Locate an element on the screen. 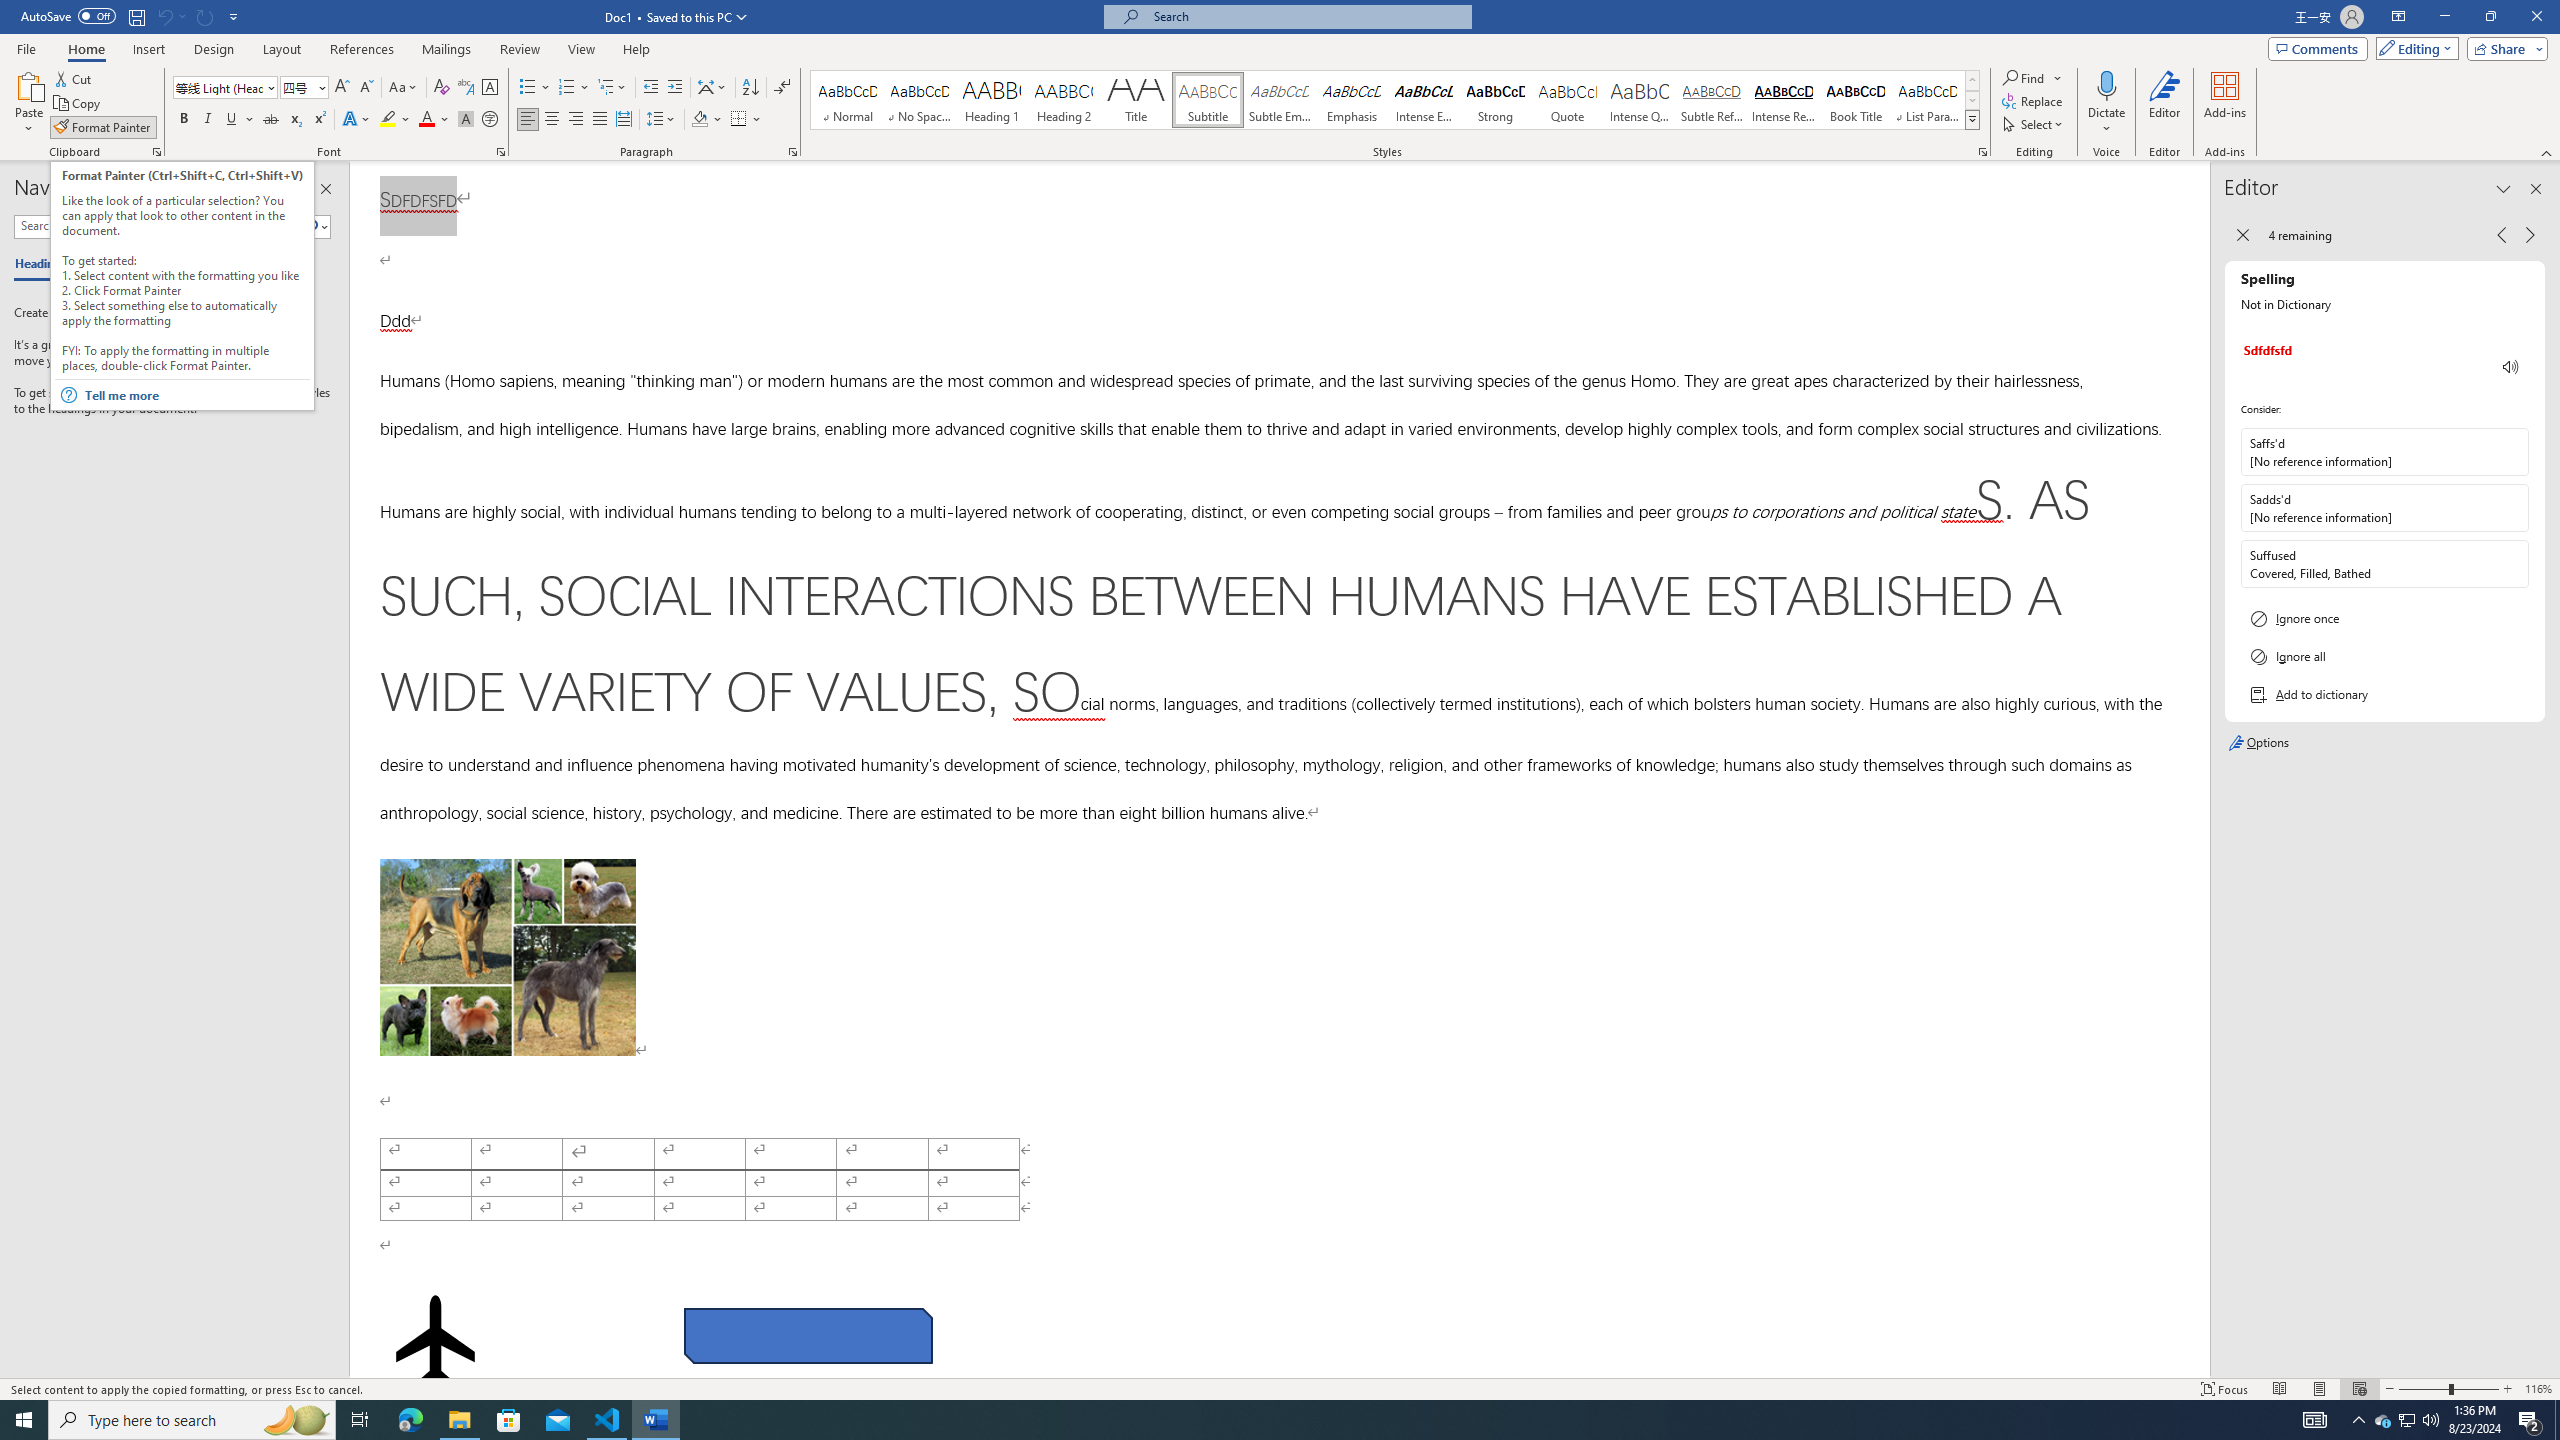 This screenshot has width=2560, height=1440. 'Bullets' is located at coordinates (527, 87).